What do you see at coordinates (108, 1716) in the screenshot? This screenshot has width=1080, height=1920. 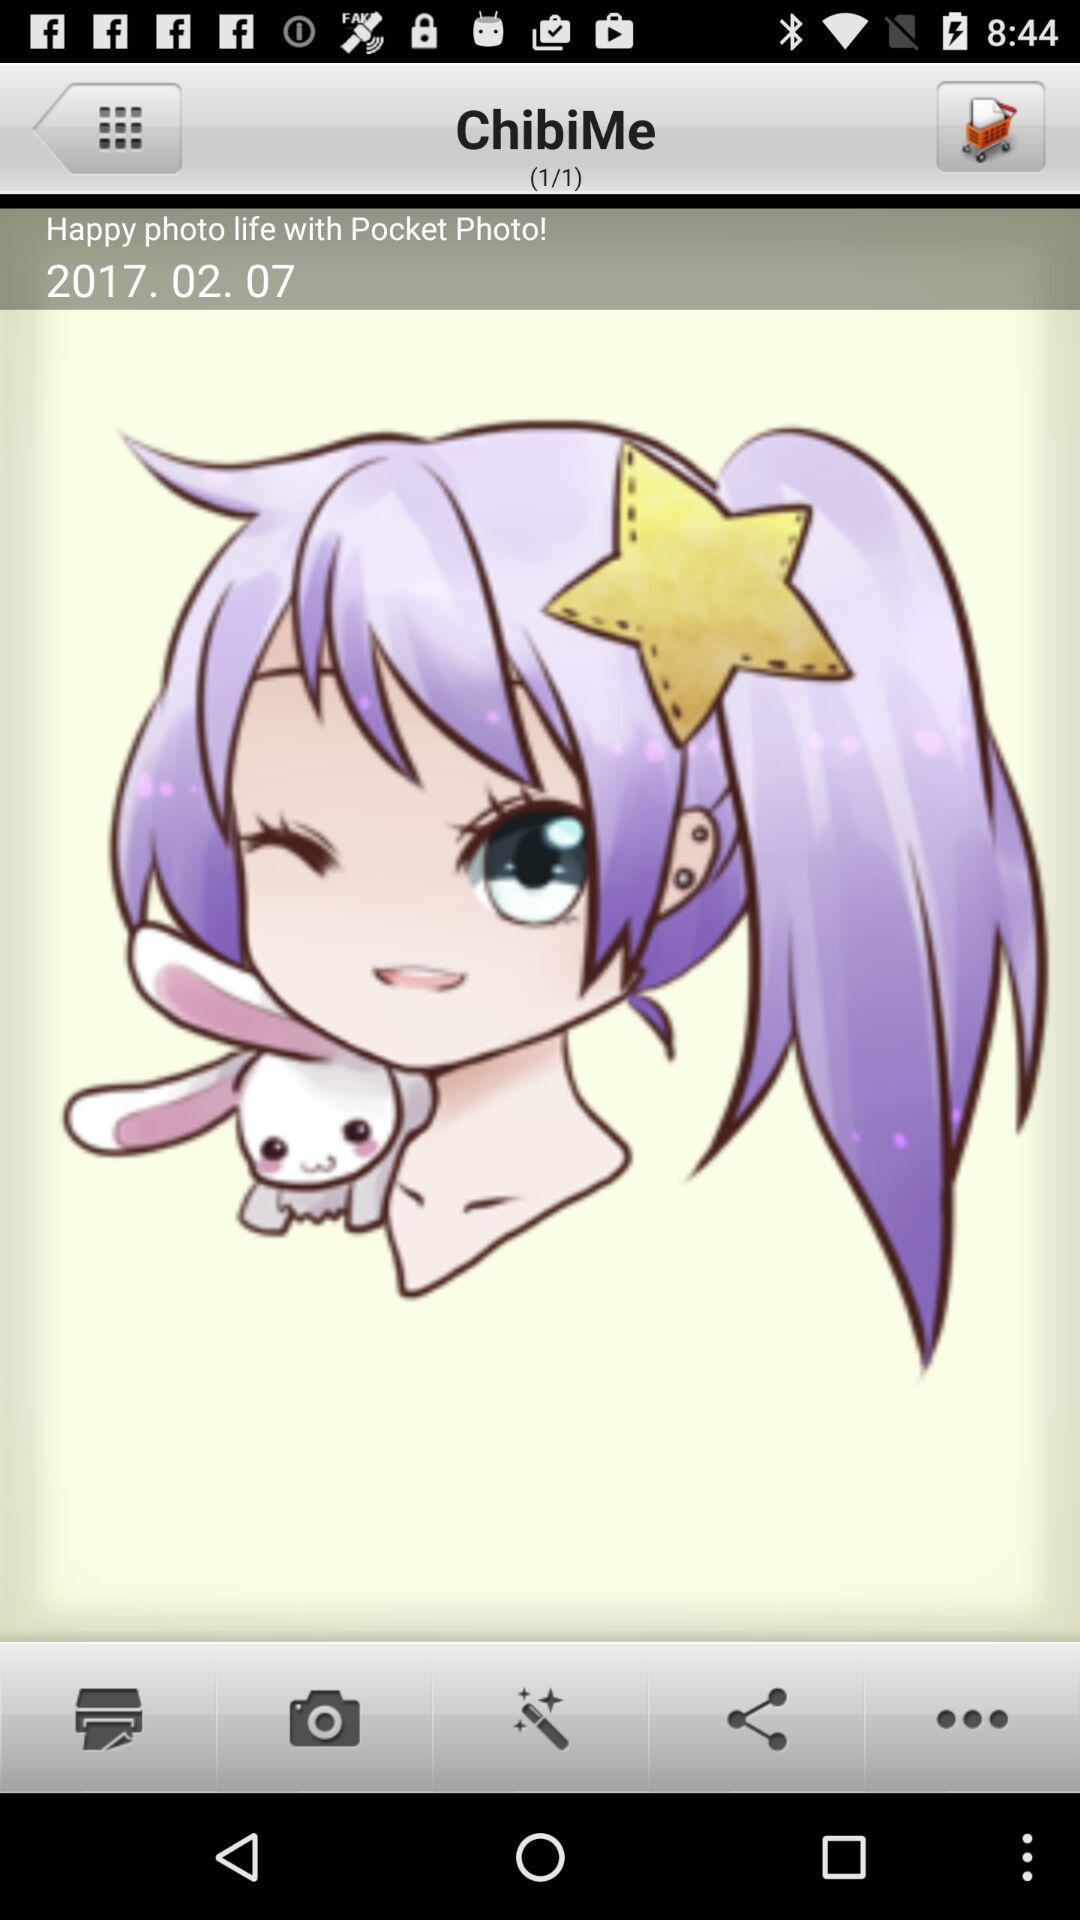 I see `print photo` at bounding box center [108, 1716].